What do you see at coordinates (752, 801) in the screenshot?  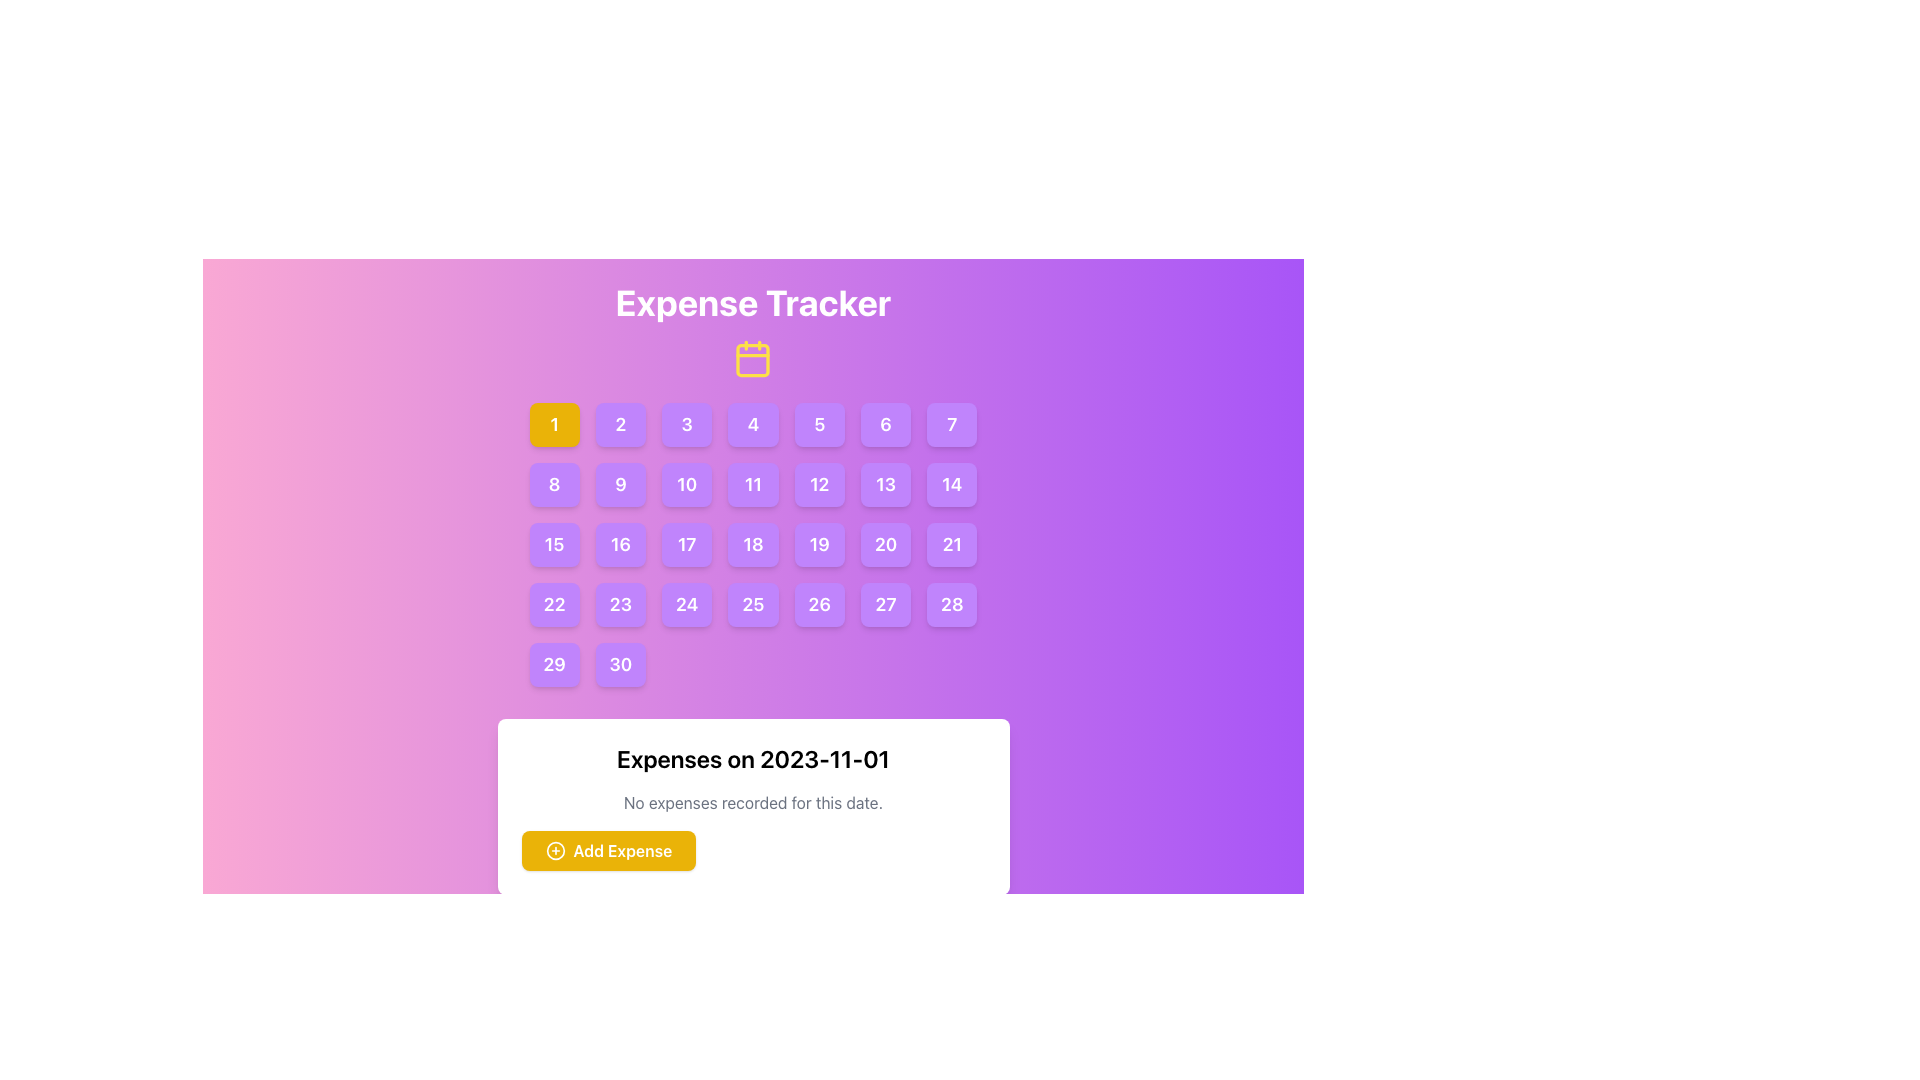 I see `the plain gray text label that reads 'No expenses recorded for this date.' which is located below the title 'Expenses on 2023-11-01' and above the yellow 'Add Expense' button` at bounding box center [752, 801].